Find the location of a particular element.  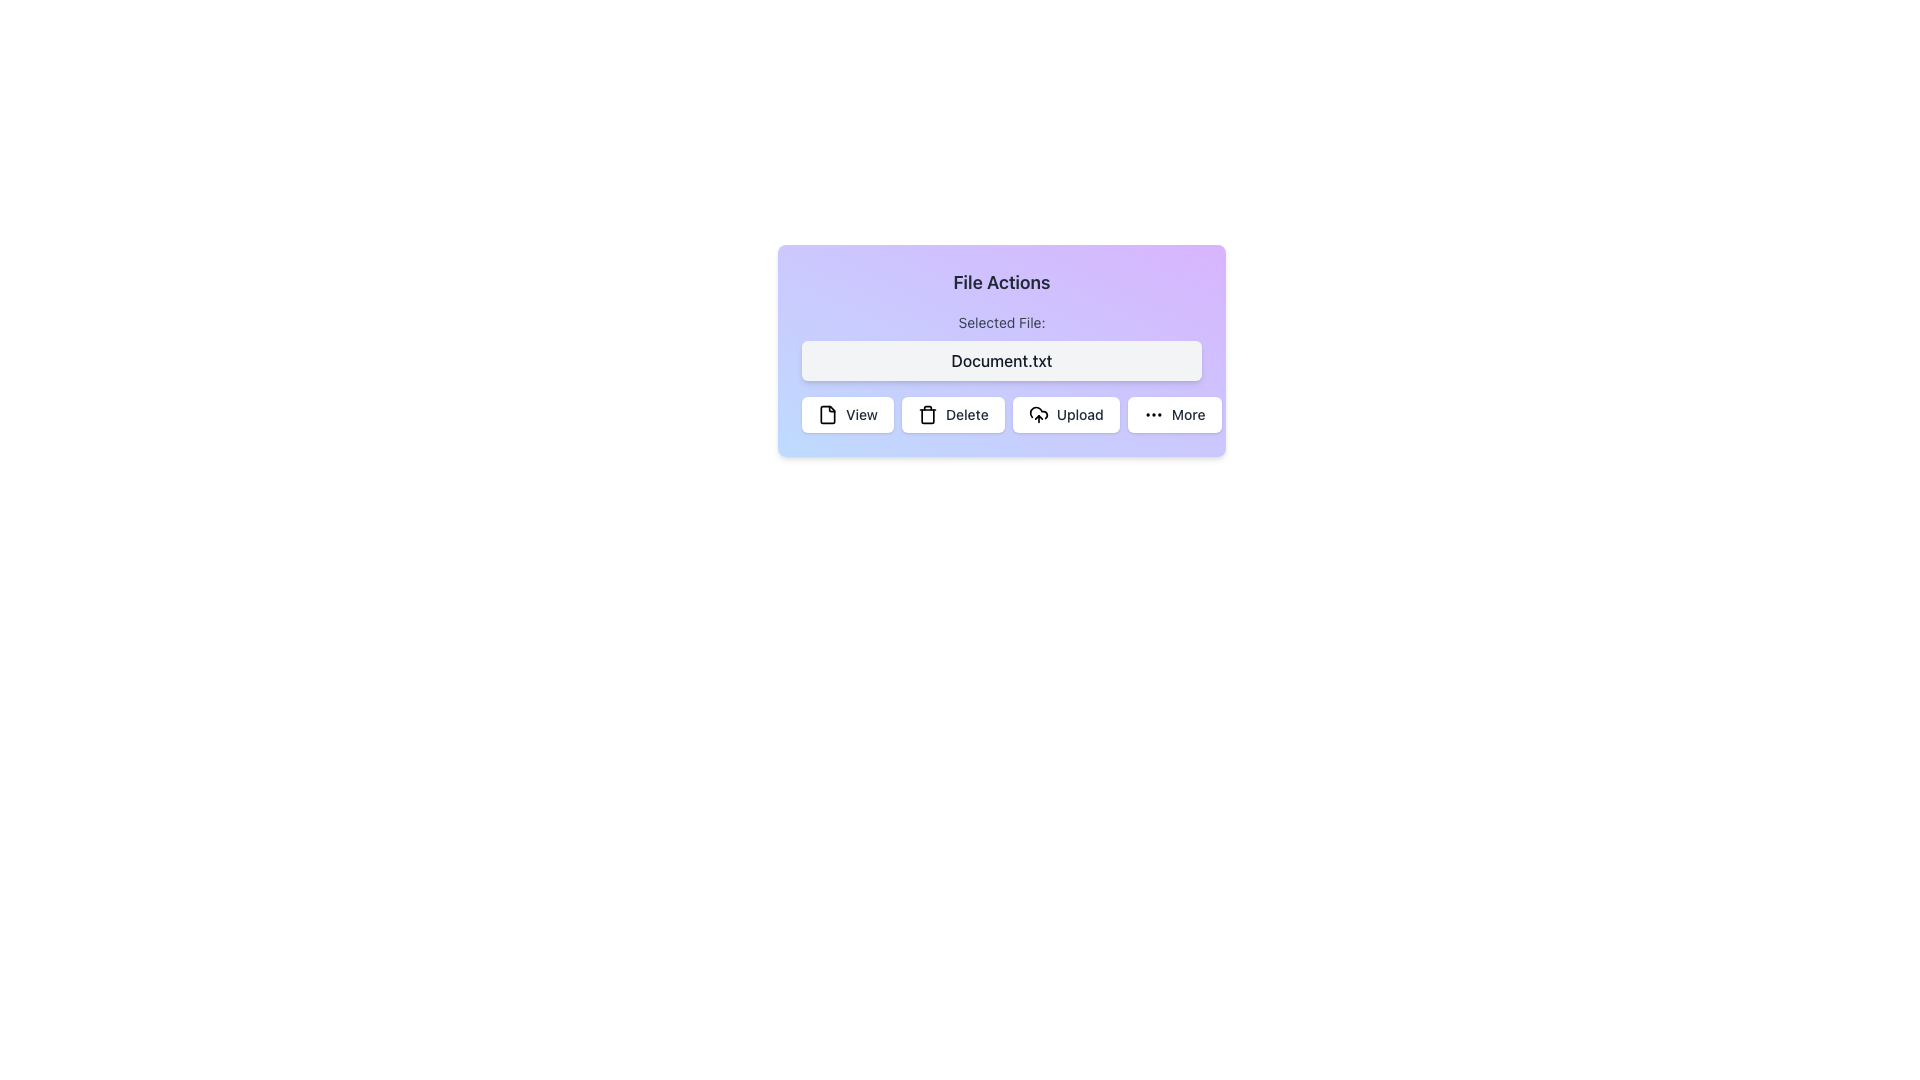

the black trash can icon located to the left of the 'Delete' text label within the second button of a horizontal group at the bottom of a card layout is located at coordinates (926, 414).